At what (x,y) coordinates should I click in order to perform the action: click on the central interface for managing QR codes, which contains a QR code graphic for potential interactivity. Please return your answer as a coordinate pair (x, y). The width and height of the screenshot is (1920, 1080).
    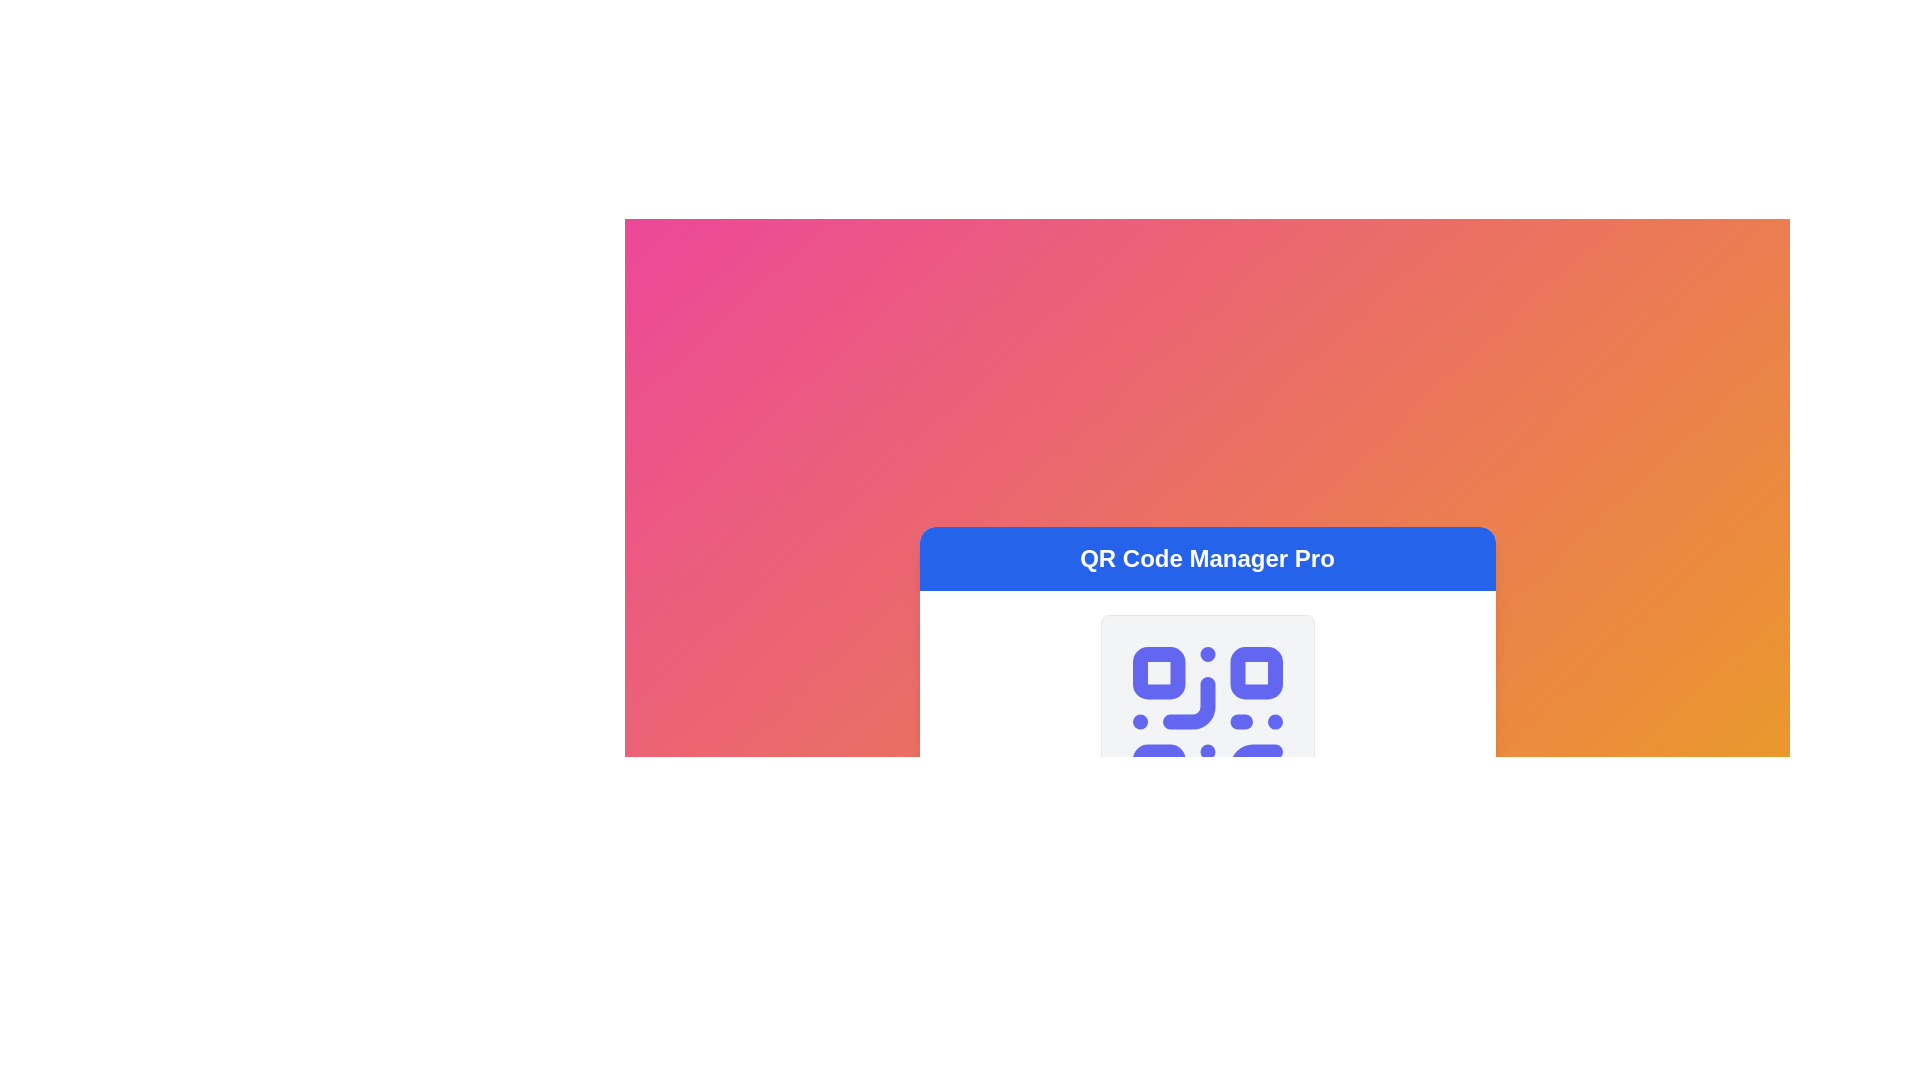
    Looking at the image, I should click on (1206, 759).